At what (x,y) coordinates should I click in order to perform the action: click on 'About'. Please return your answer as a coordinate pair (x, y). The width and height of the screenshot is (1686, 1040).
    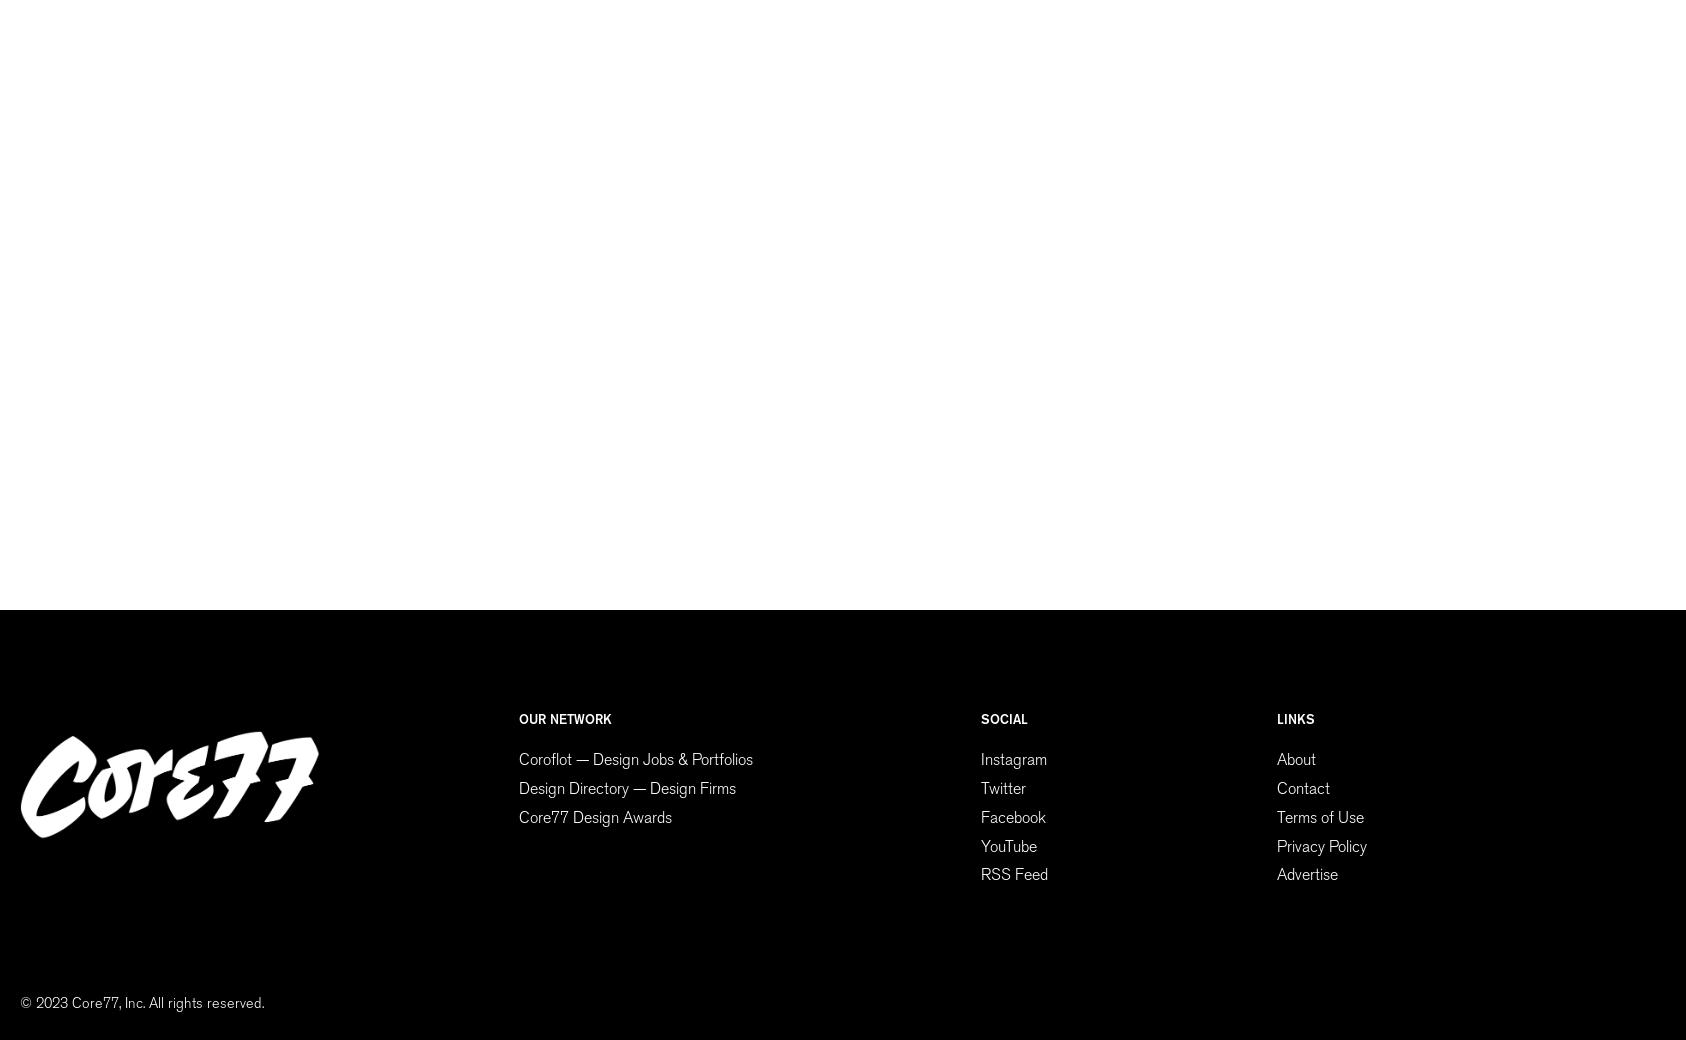
    Looking at the image, I should click on (1275, 759).